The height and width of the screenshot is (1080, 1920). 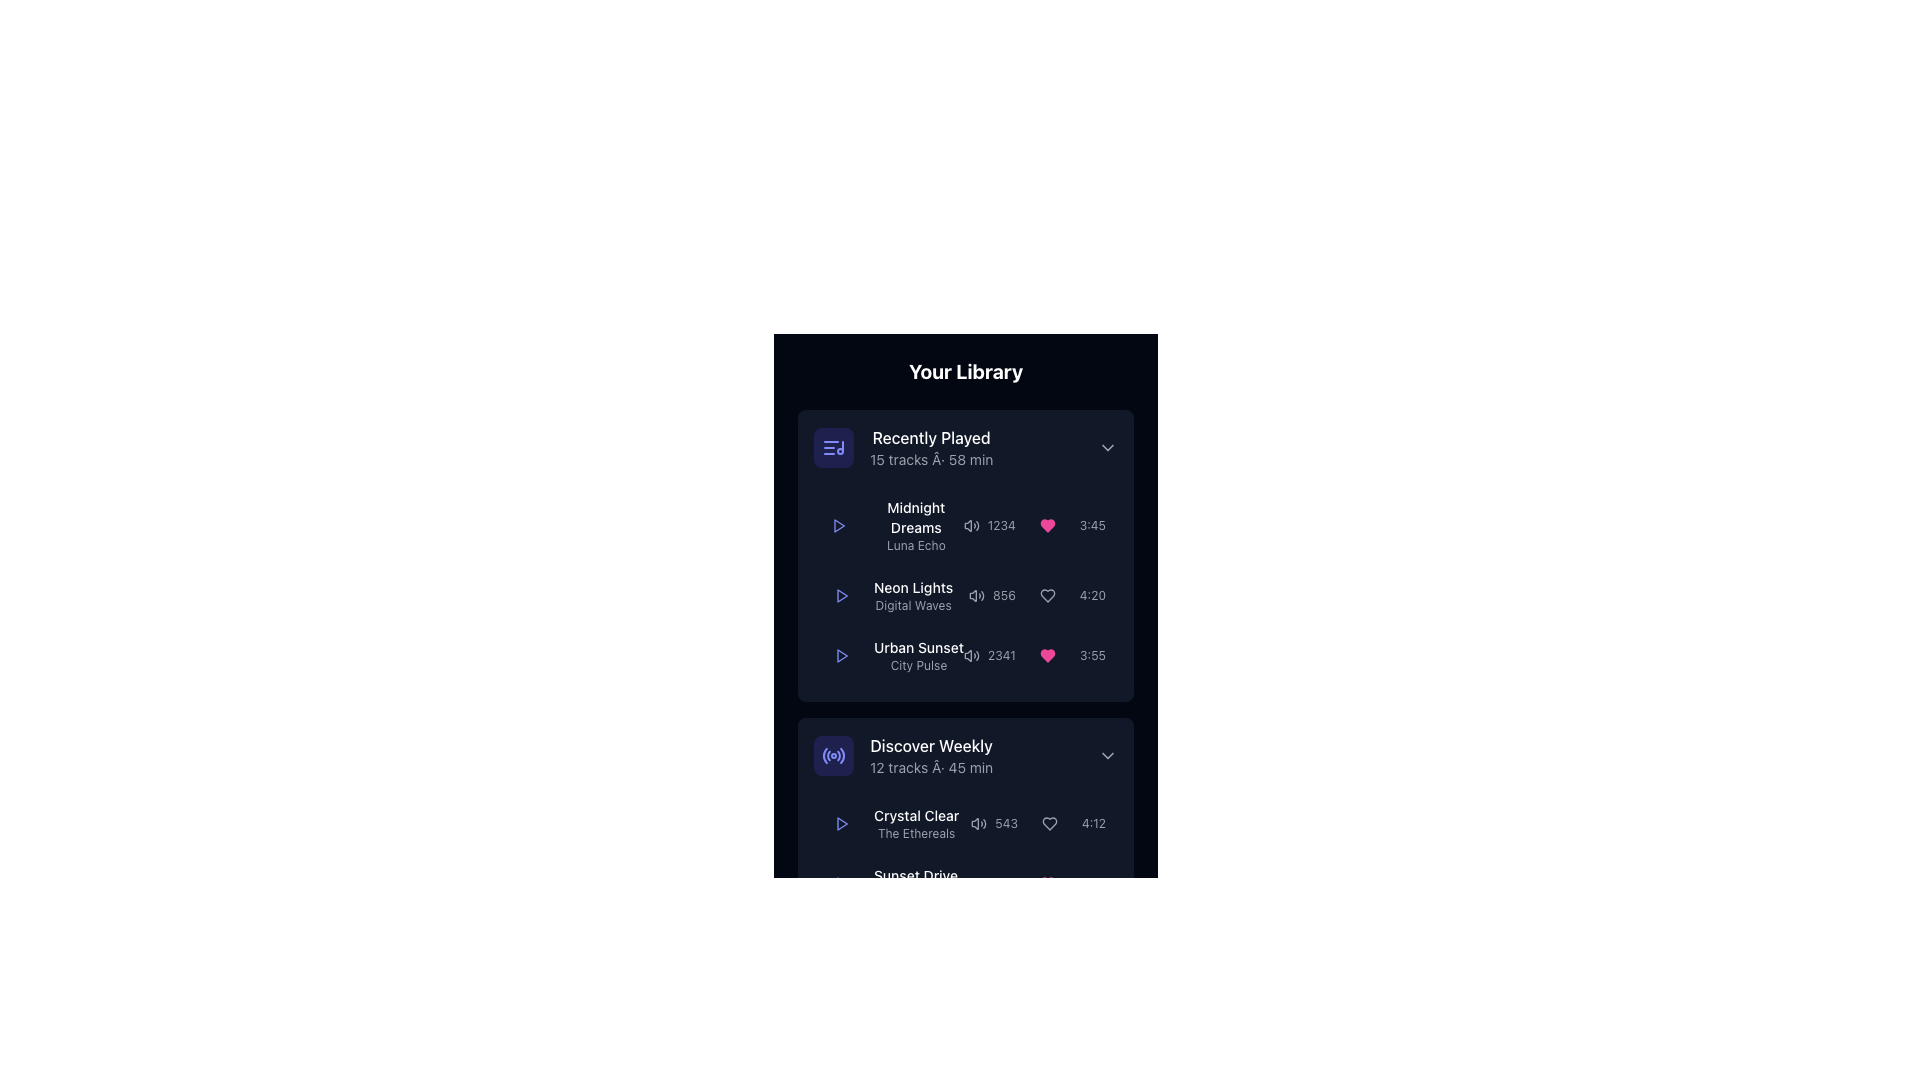 What do you see at coordinates (842, 824) in the screenshot?
I see `the play button for the 'Midnight Dreams' track in the 'Recently Played' section to start playback` at bounding box center [842, 824].